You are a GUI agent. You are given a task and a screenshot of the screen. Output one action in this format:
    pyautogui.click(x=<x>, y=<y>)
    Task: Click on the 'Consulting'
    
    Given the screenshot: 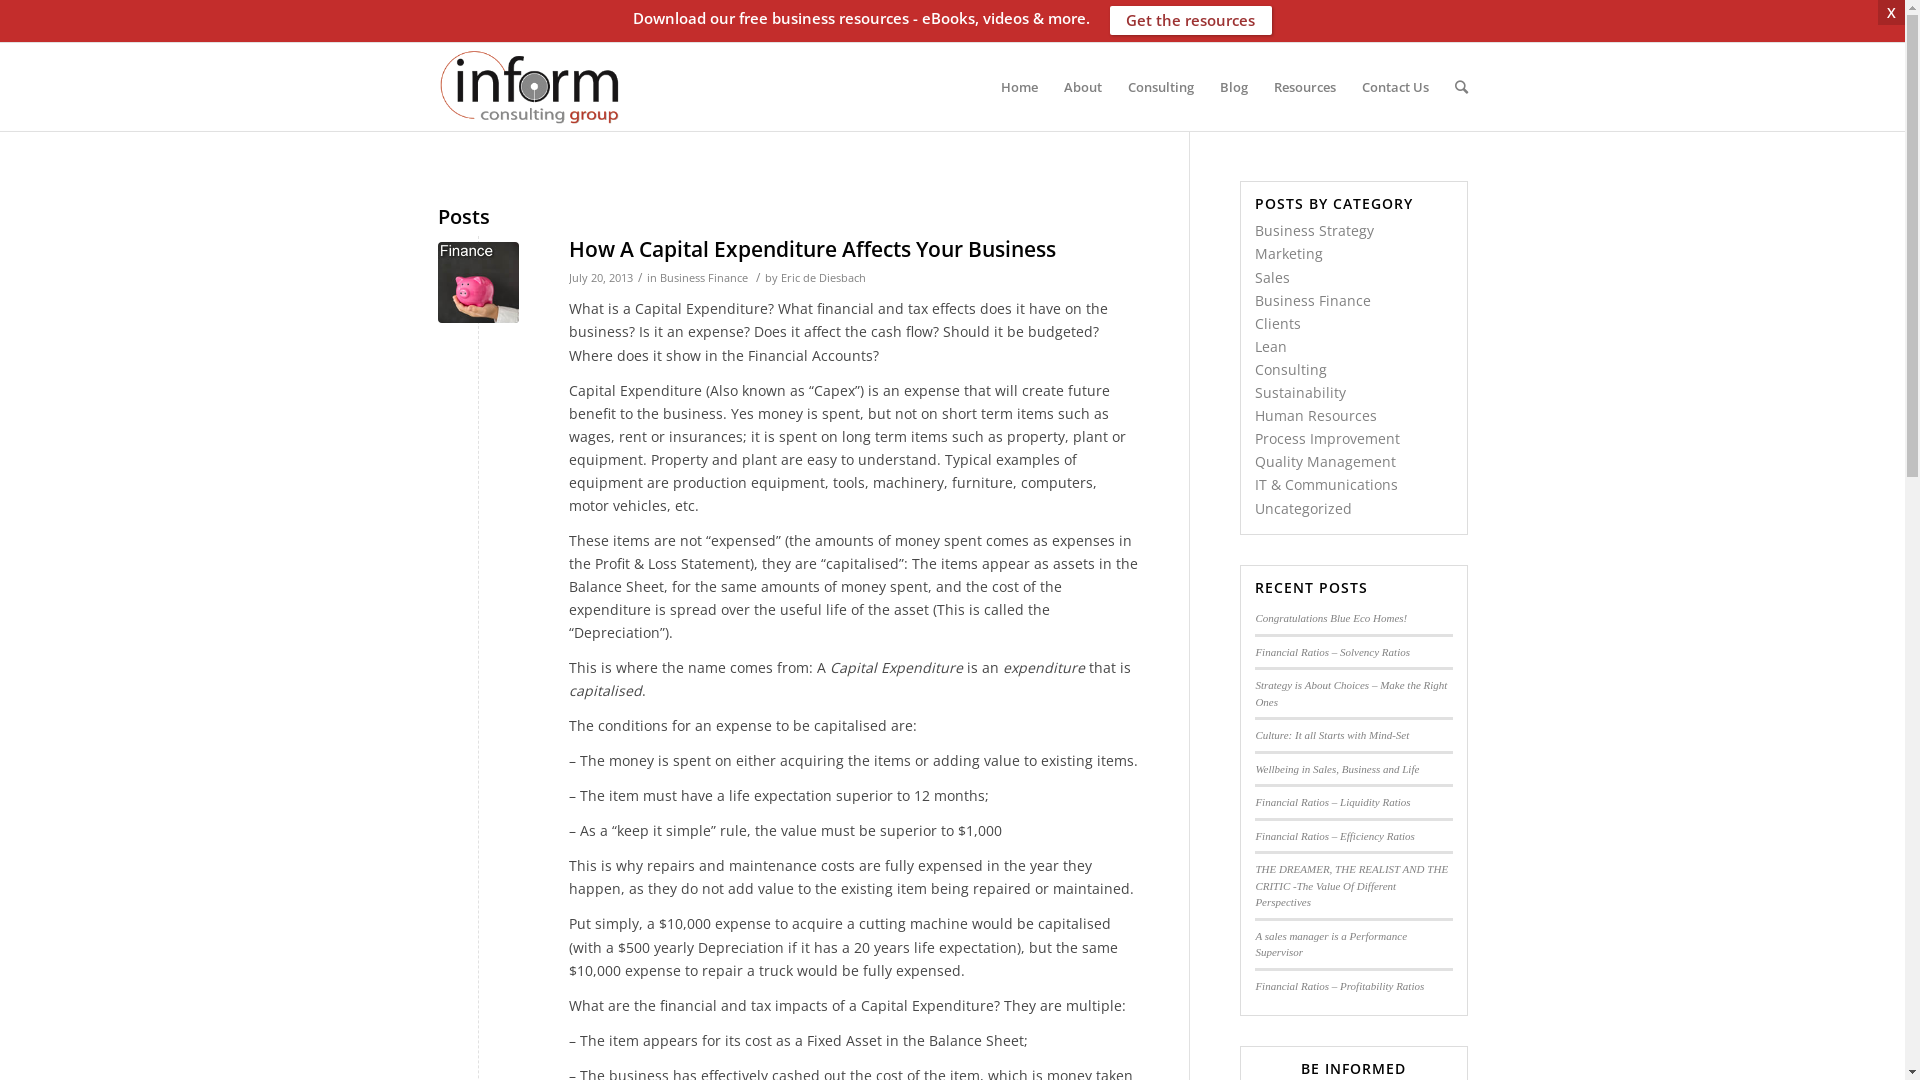 What is the action you would take?
    pyautogui.click(x=1291, y=369)
    